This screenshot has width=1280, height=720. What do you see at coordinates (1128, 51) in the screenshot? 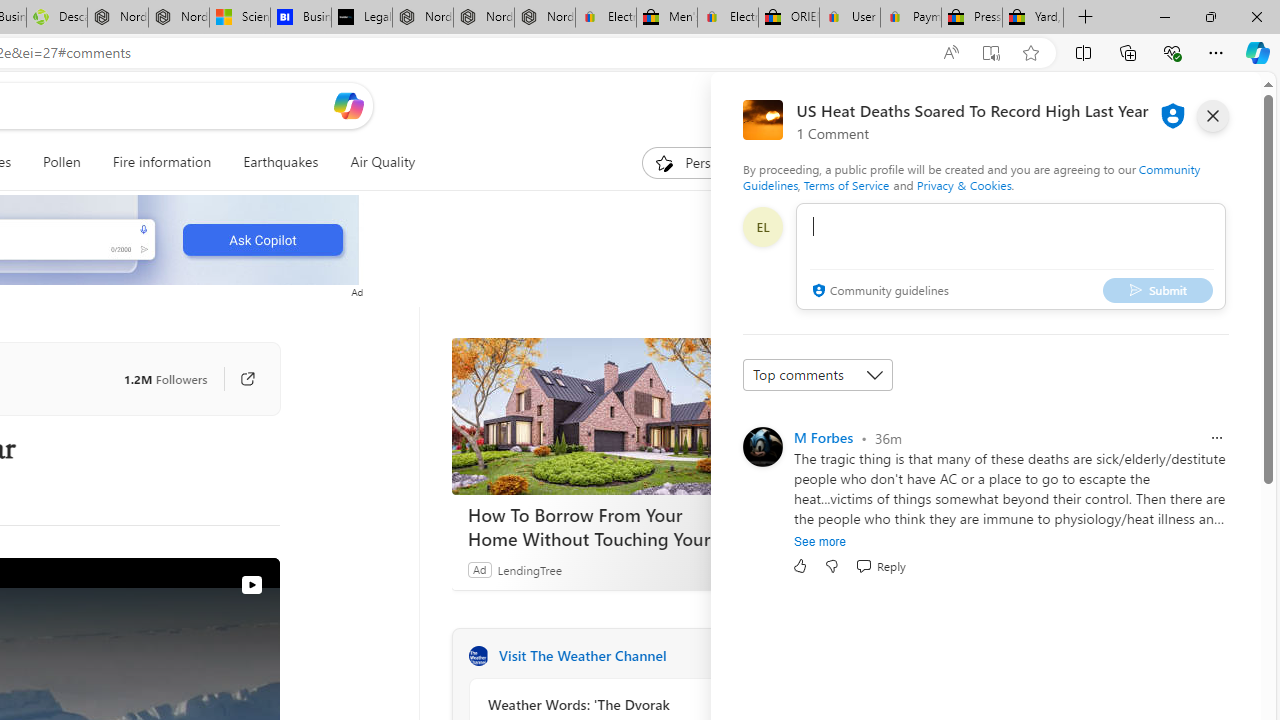
I see `'Collections'` at bounding box center [1128, 51].